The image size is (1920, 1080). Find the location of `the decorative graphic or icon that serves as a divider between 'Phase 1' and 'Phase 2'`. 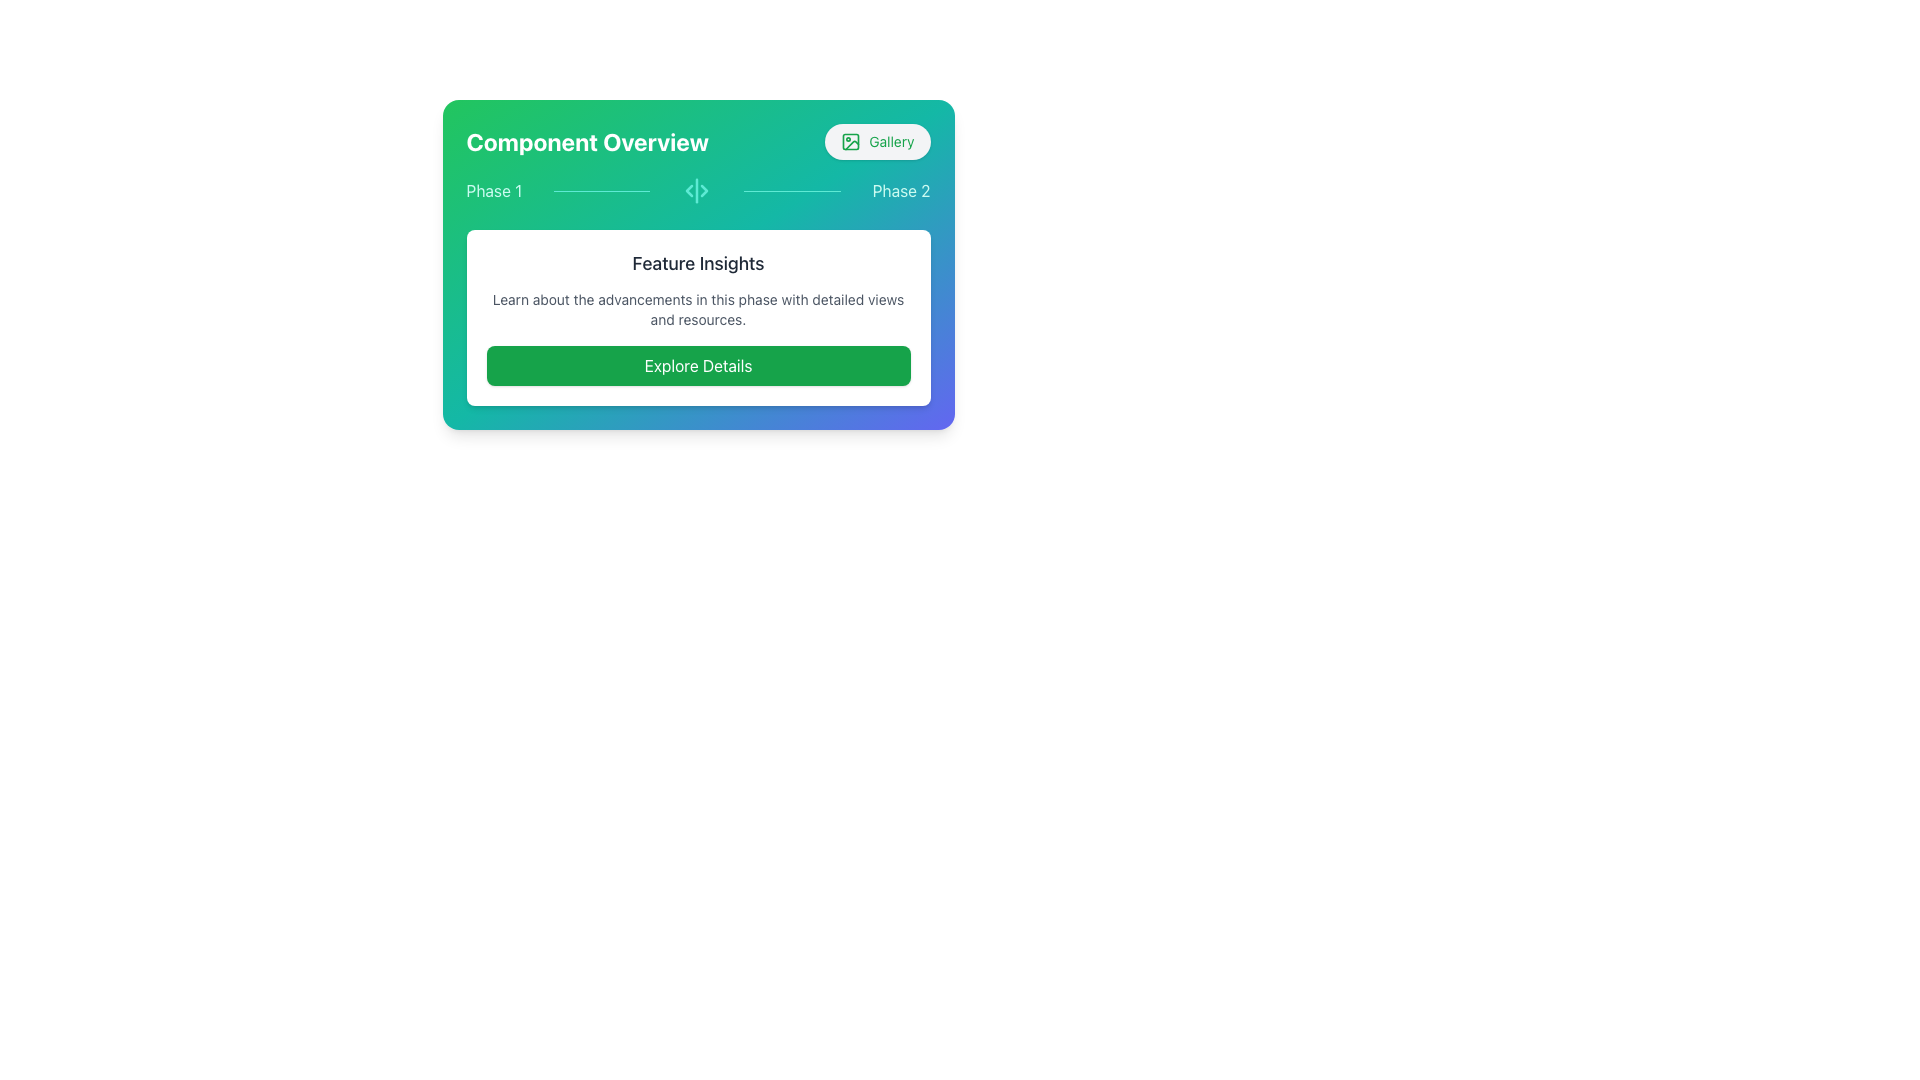

the decorative graphic or icon that serves as a divider between 'Phase 1' and 'Phase 2' is located at coordinates (697, 191).